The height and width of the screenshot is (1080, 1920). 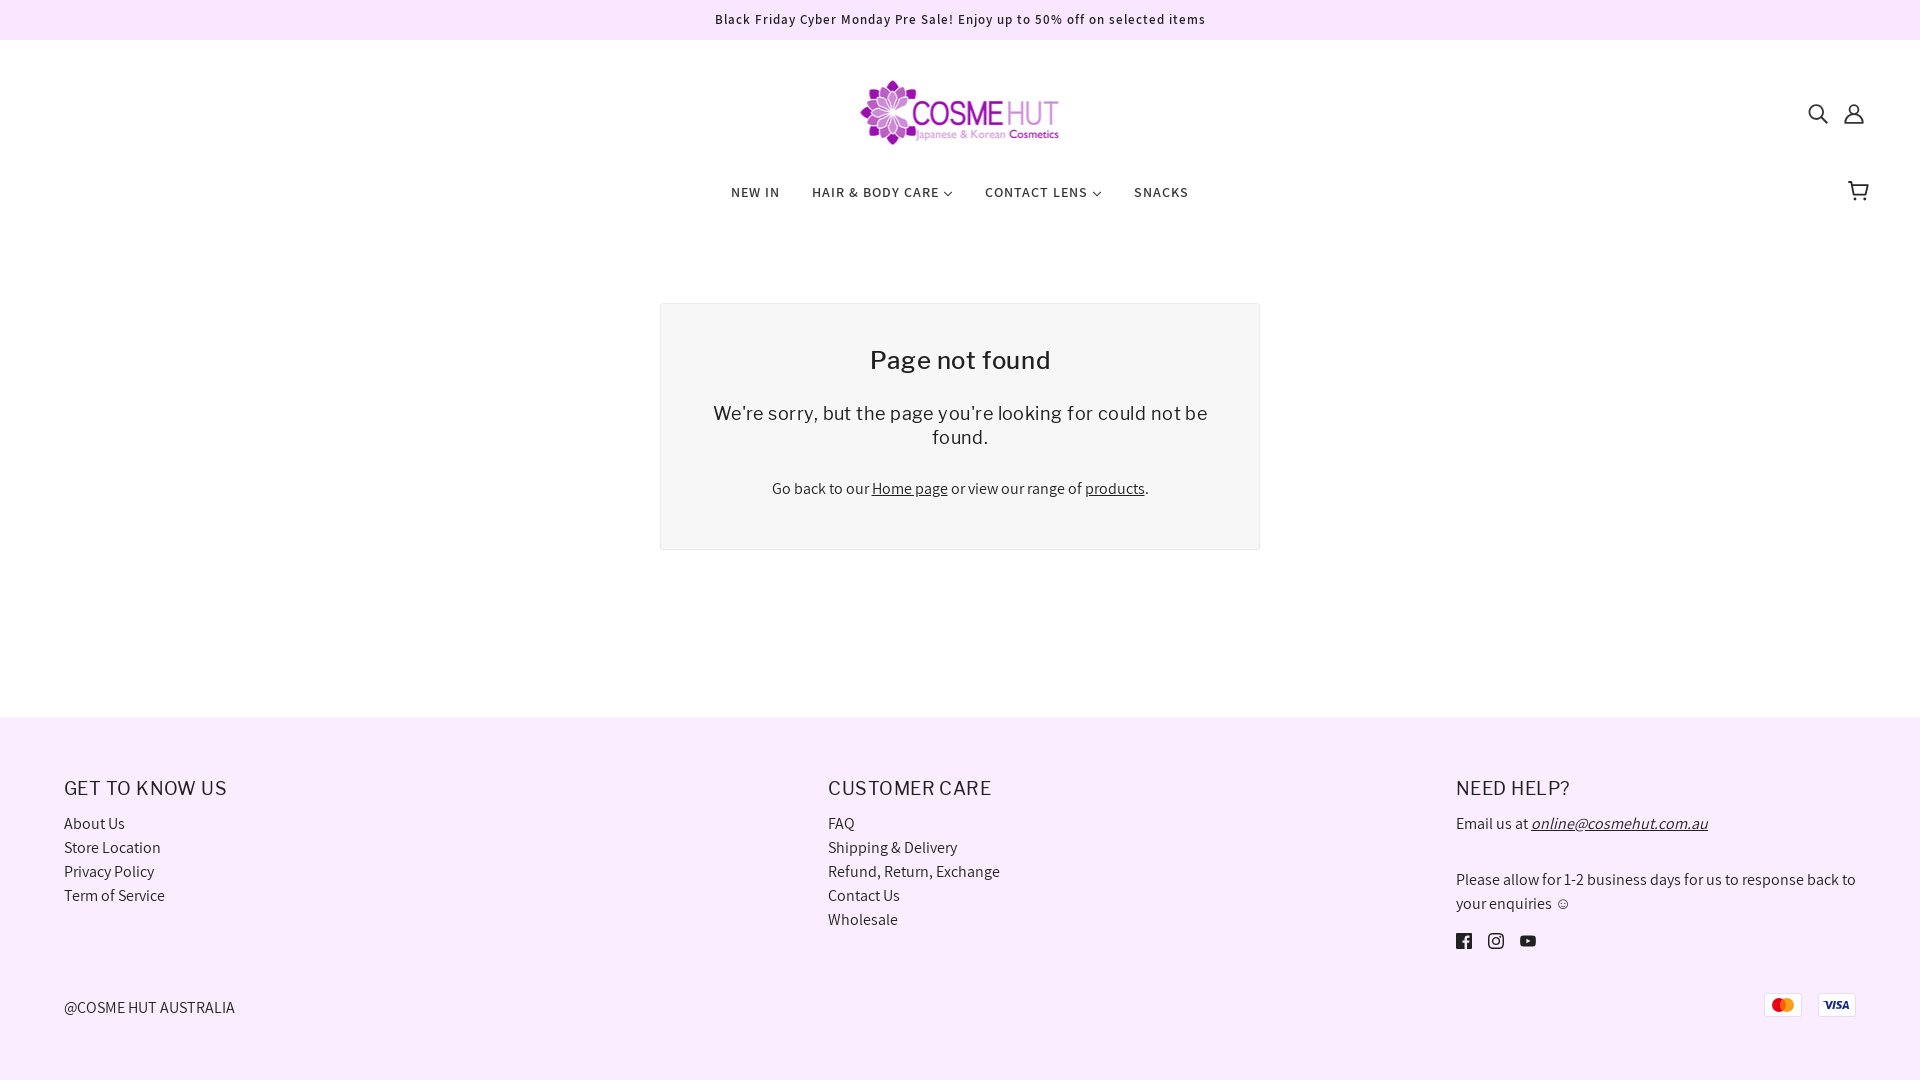 What do you see at coordinates (1112, 488) in the screenshot?
I see `'products'` at bounding box center [1112, 488].